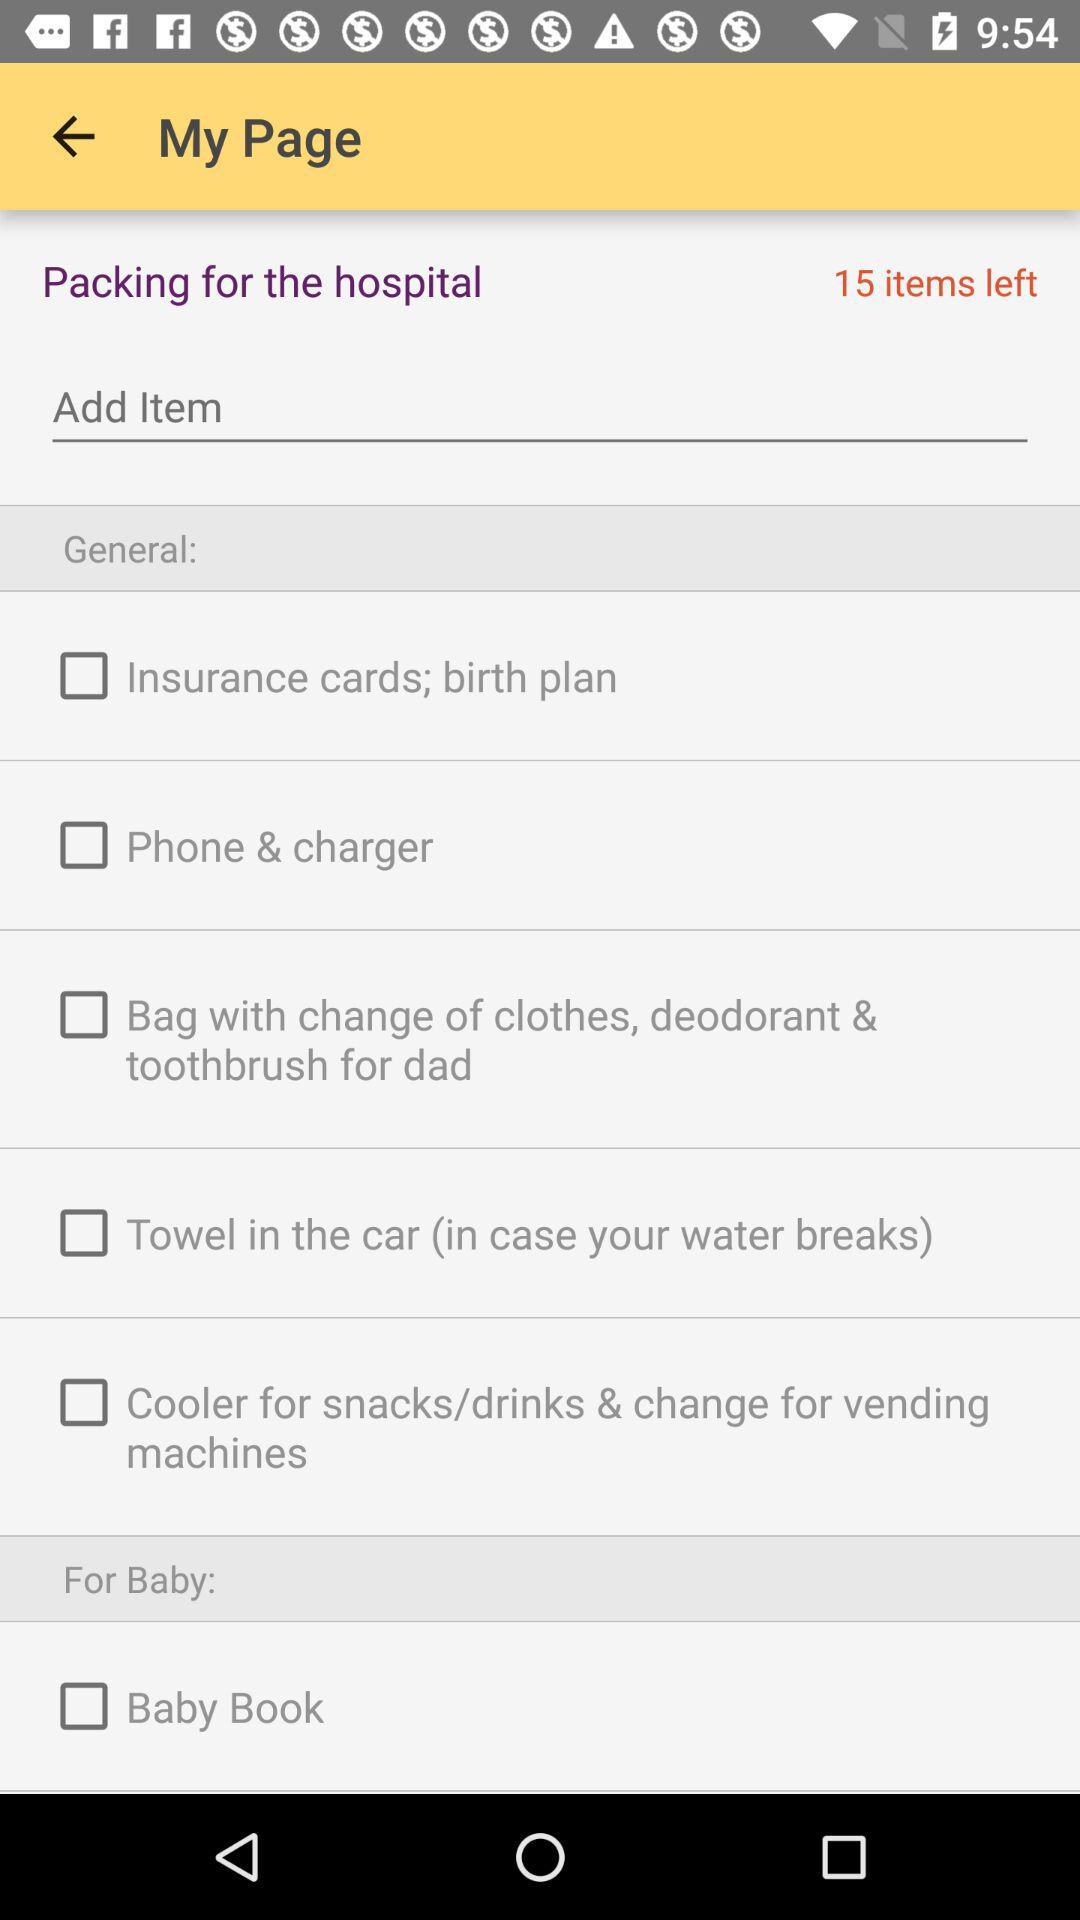 This screenshot has width=1080, height=1920. Describe the element at coordinates (72, 135) in the screenshot. I see `icon above packing for the item` at that location.